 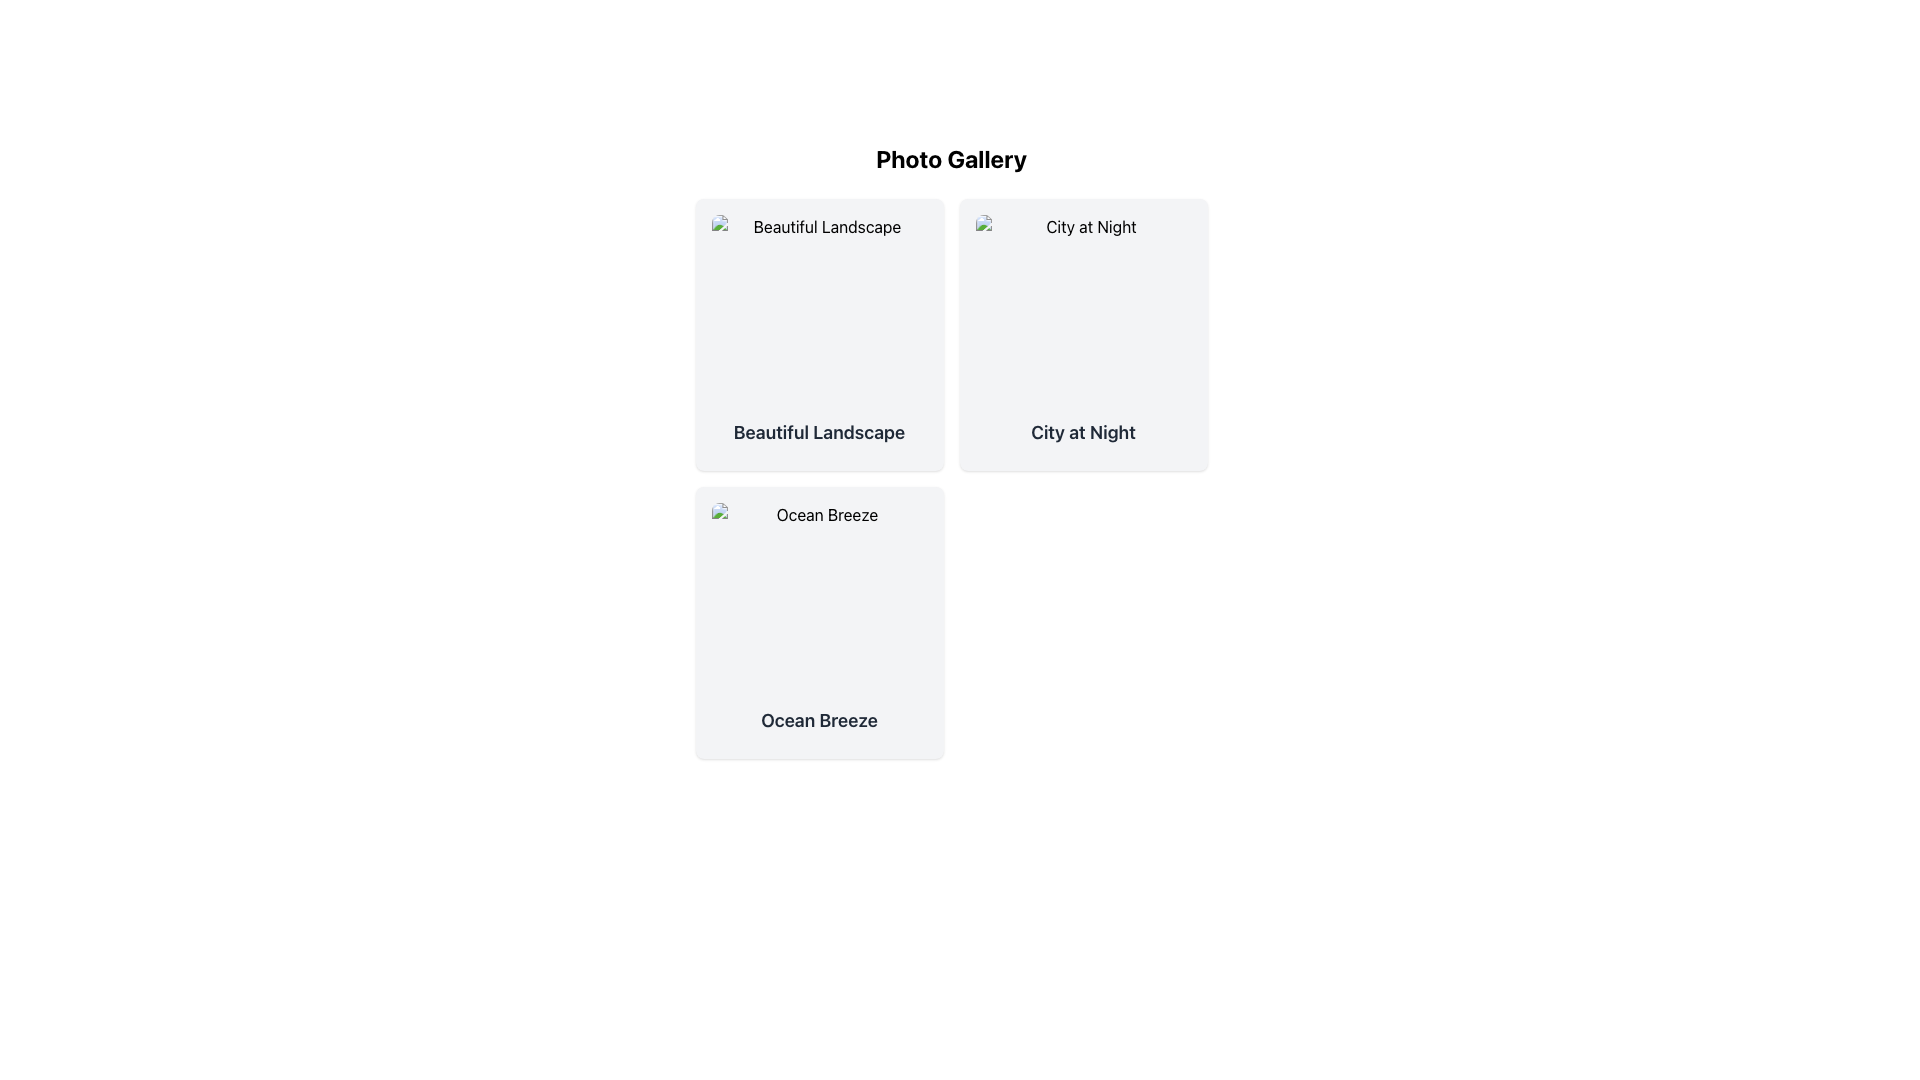 What do you see at coordinates (819, 431) in the screenshot?
I see `the text label displaying 'Beautiful Landscape' in bold and large font, located at the bottom of the card in the top-left corner of the grid layout` at bounding box center [819, 431].